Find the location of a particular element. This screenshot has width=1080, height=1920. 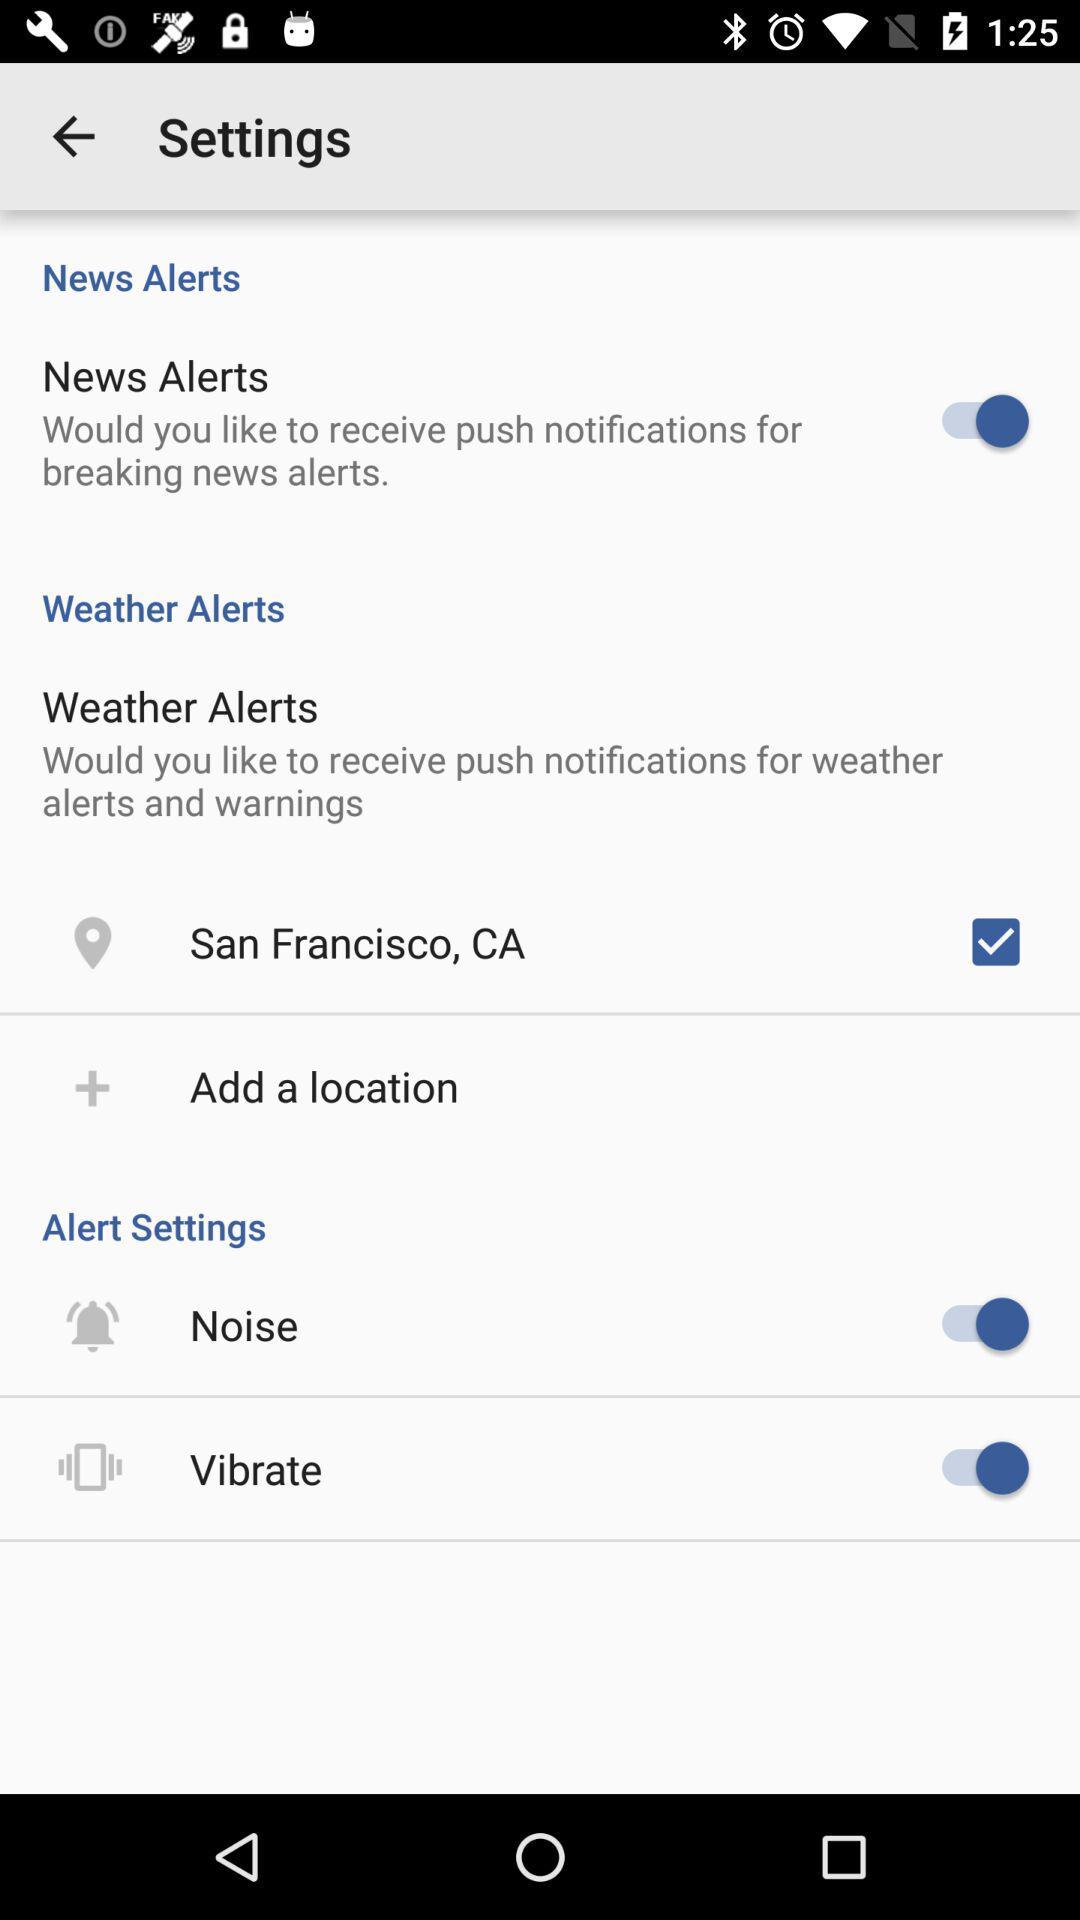

add a location icon is located at coordinates (323, 1084).